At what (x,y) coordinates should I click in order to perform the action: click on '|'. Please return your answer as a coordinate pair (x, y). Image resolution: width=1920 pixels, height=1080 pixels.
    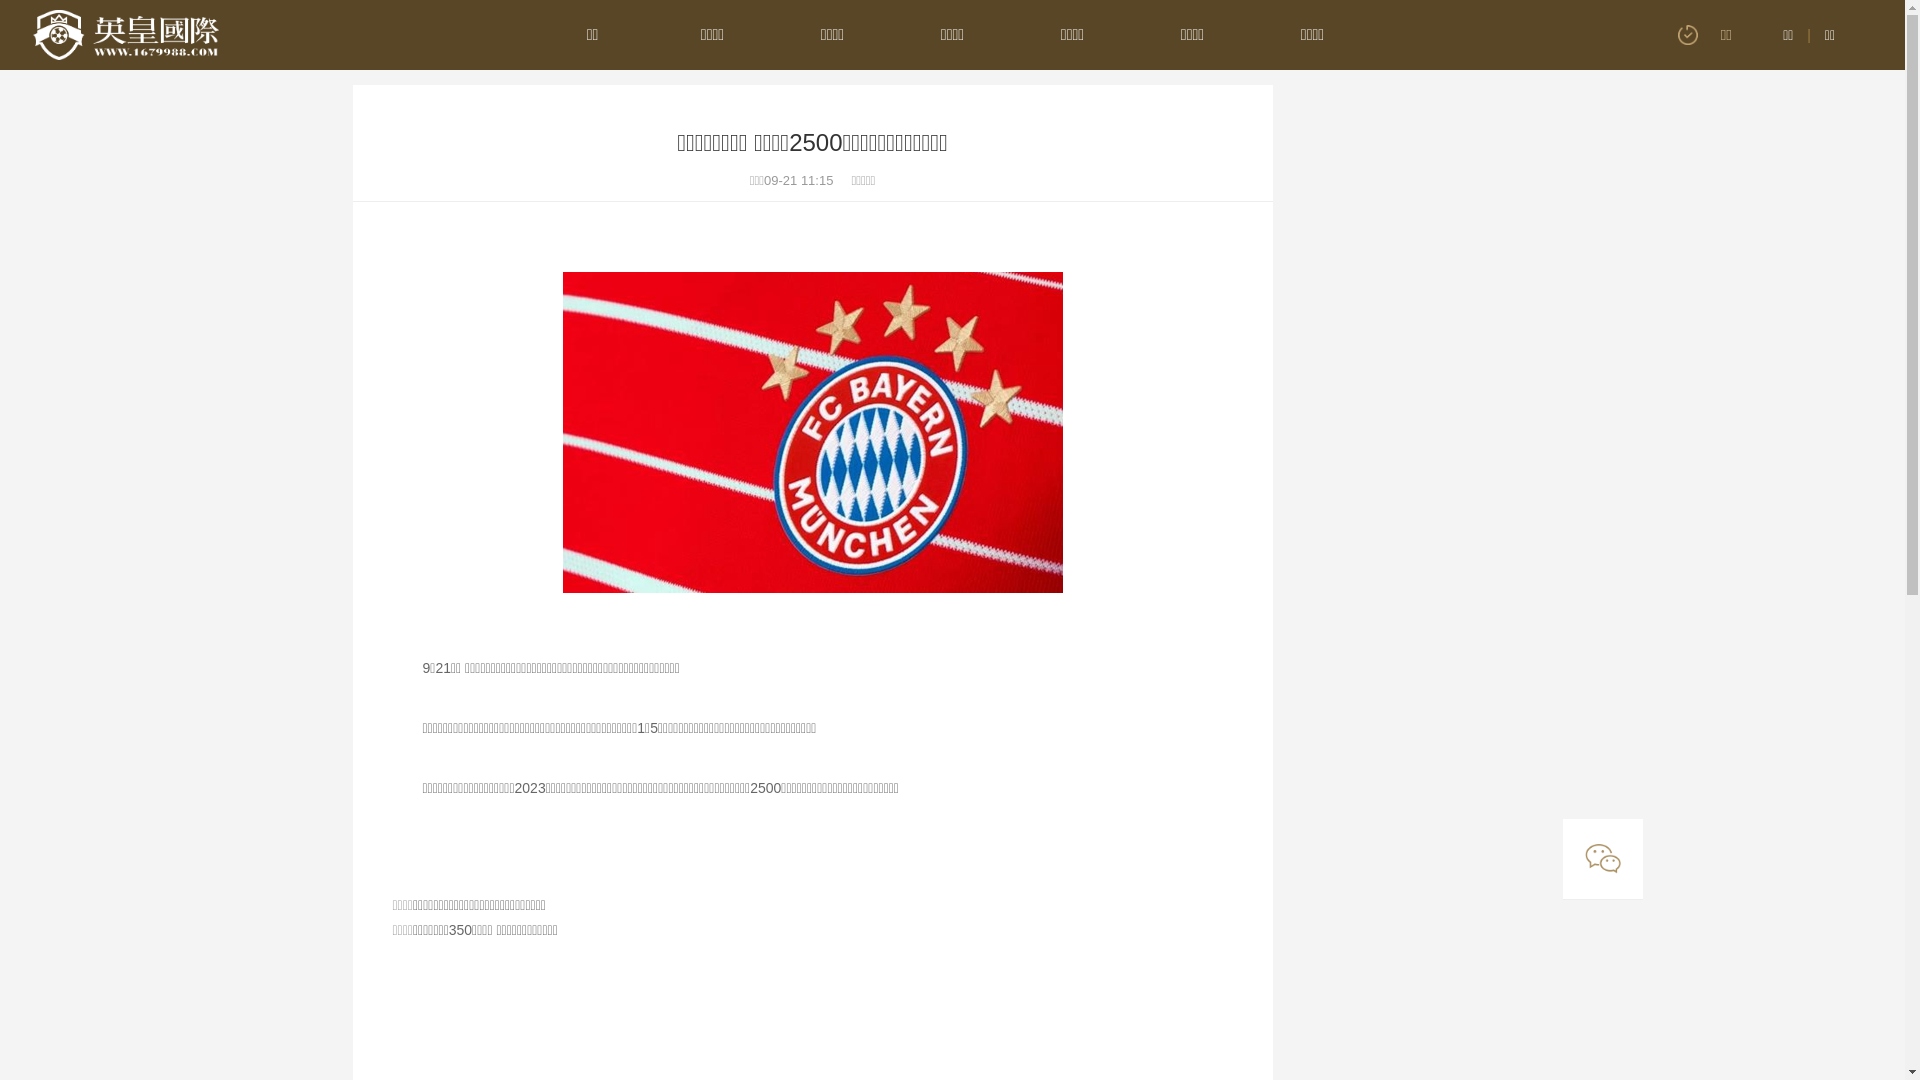
    Looking at the image, I should click on (1809, 34).